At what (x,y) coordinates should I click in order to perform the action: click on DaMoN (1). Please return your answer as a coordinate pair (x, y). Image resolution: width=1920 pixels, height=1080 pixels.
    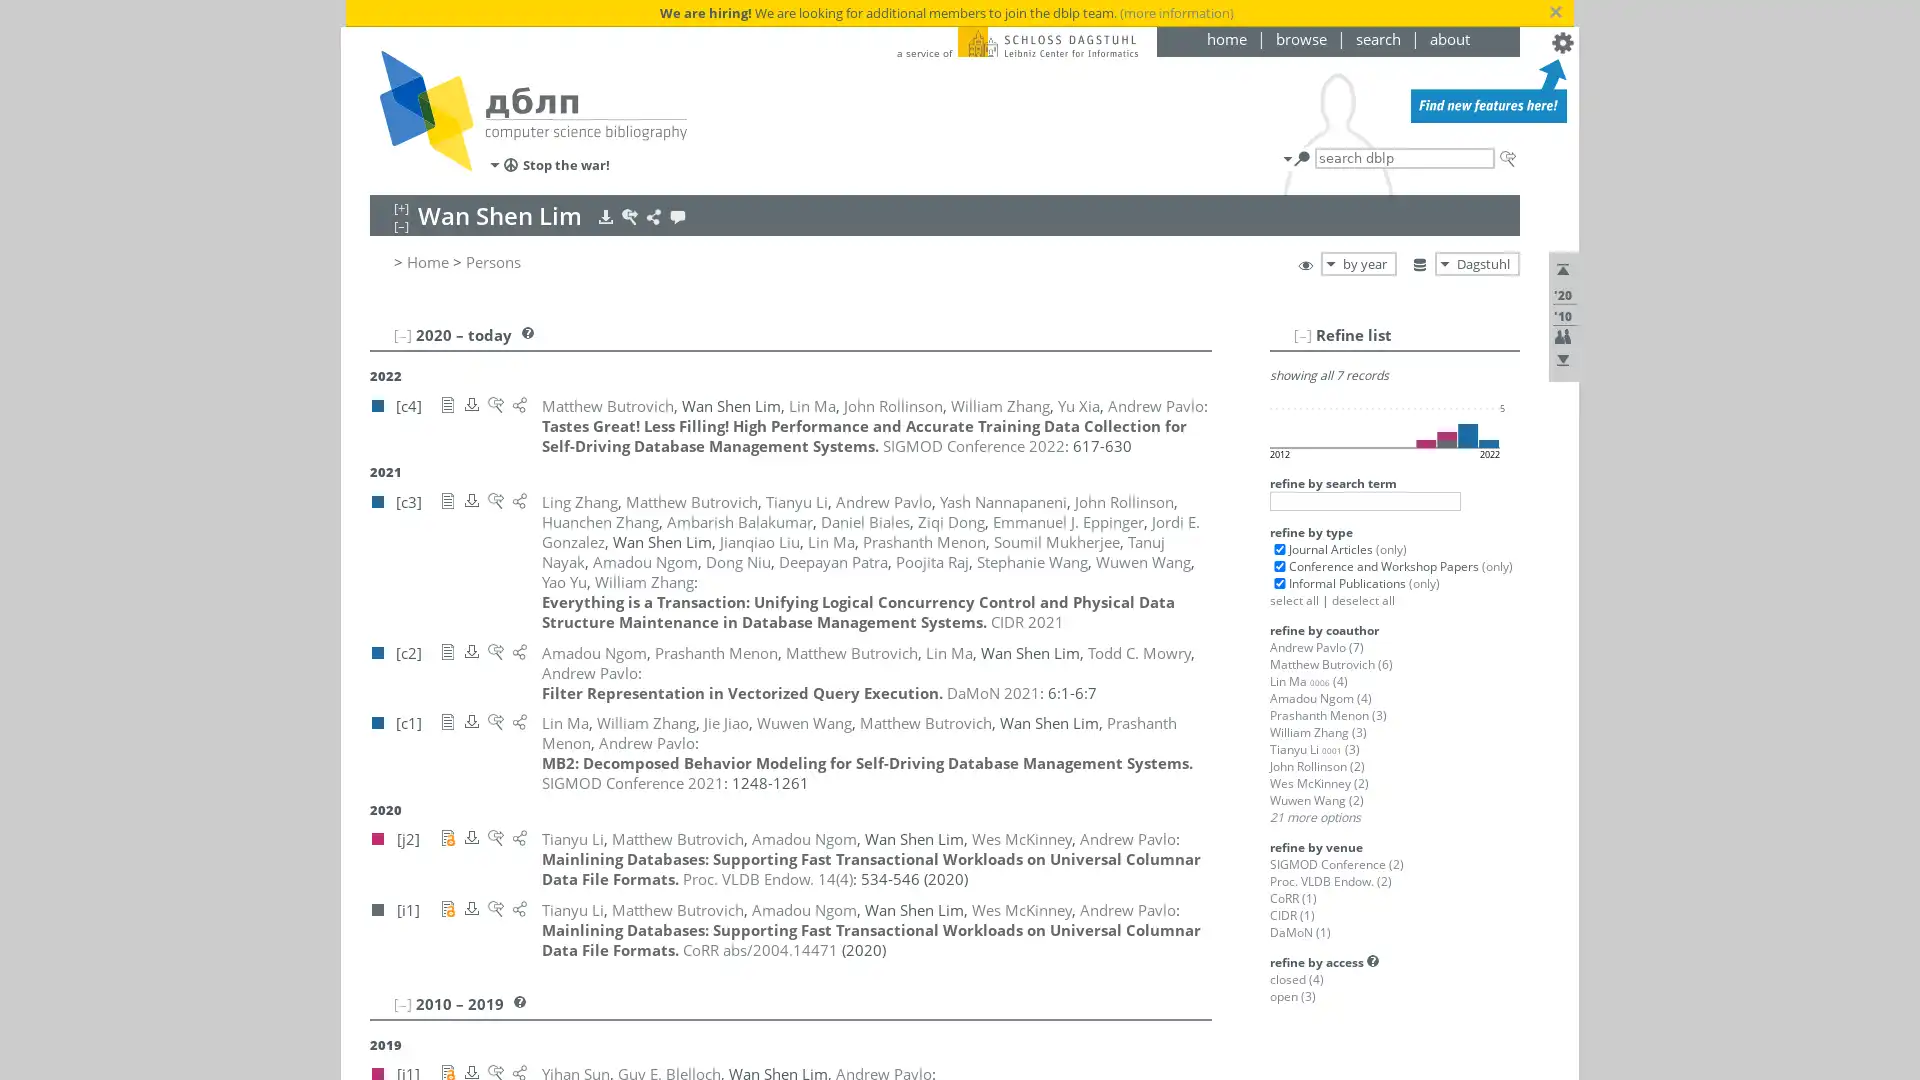
    Looking at the image, I should click on (1300, 932).